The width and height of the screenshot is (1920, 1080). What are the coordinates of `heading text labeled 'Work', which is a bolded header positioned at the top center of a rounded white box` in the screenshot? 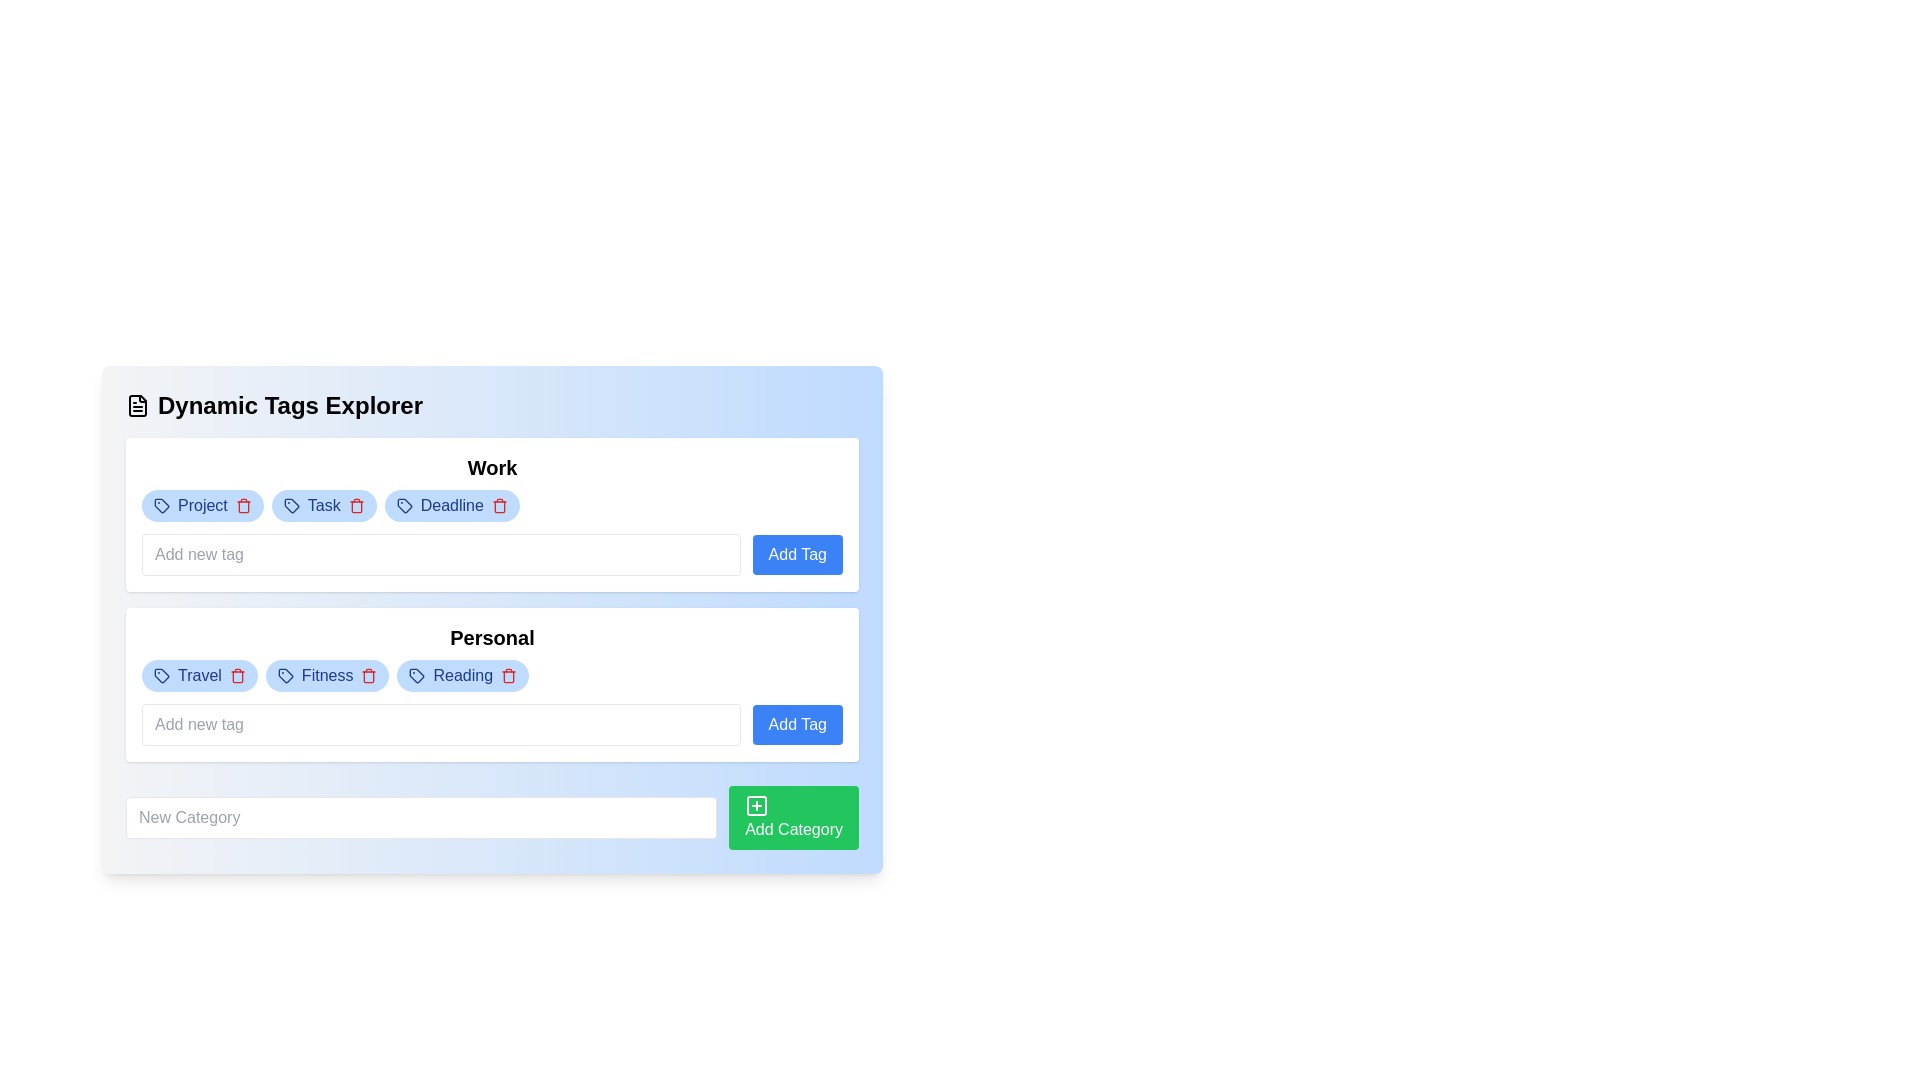 It's located at (492, 467).